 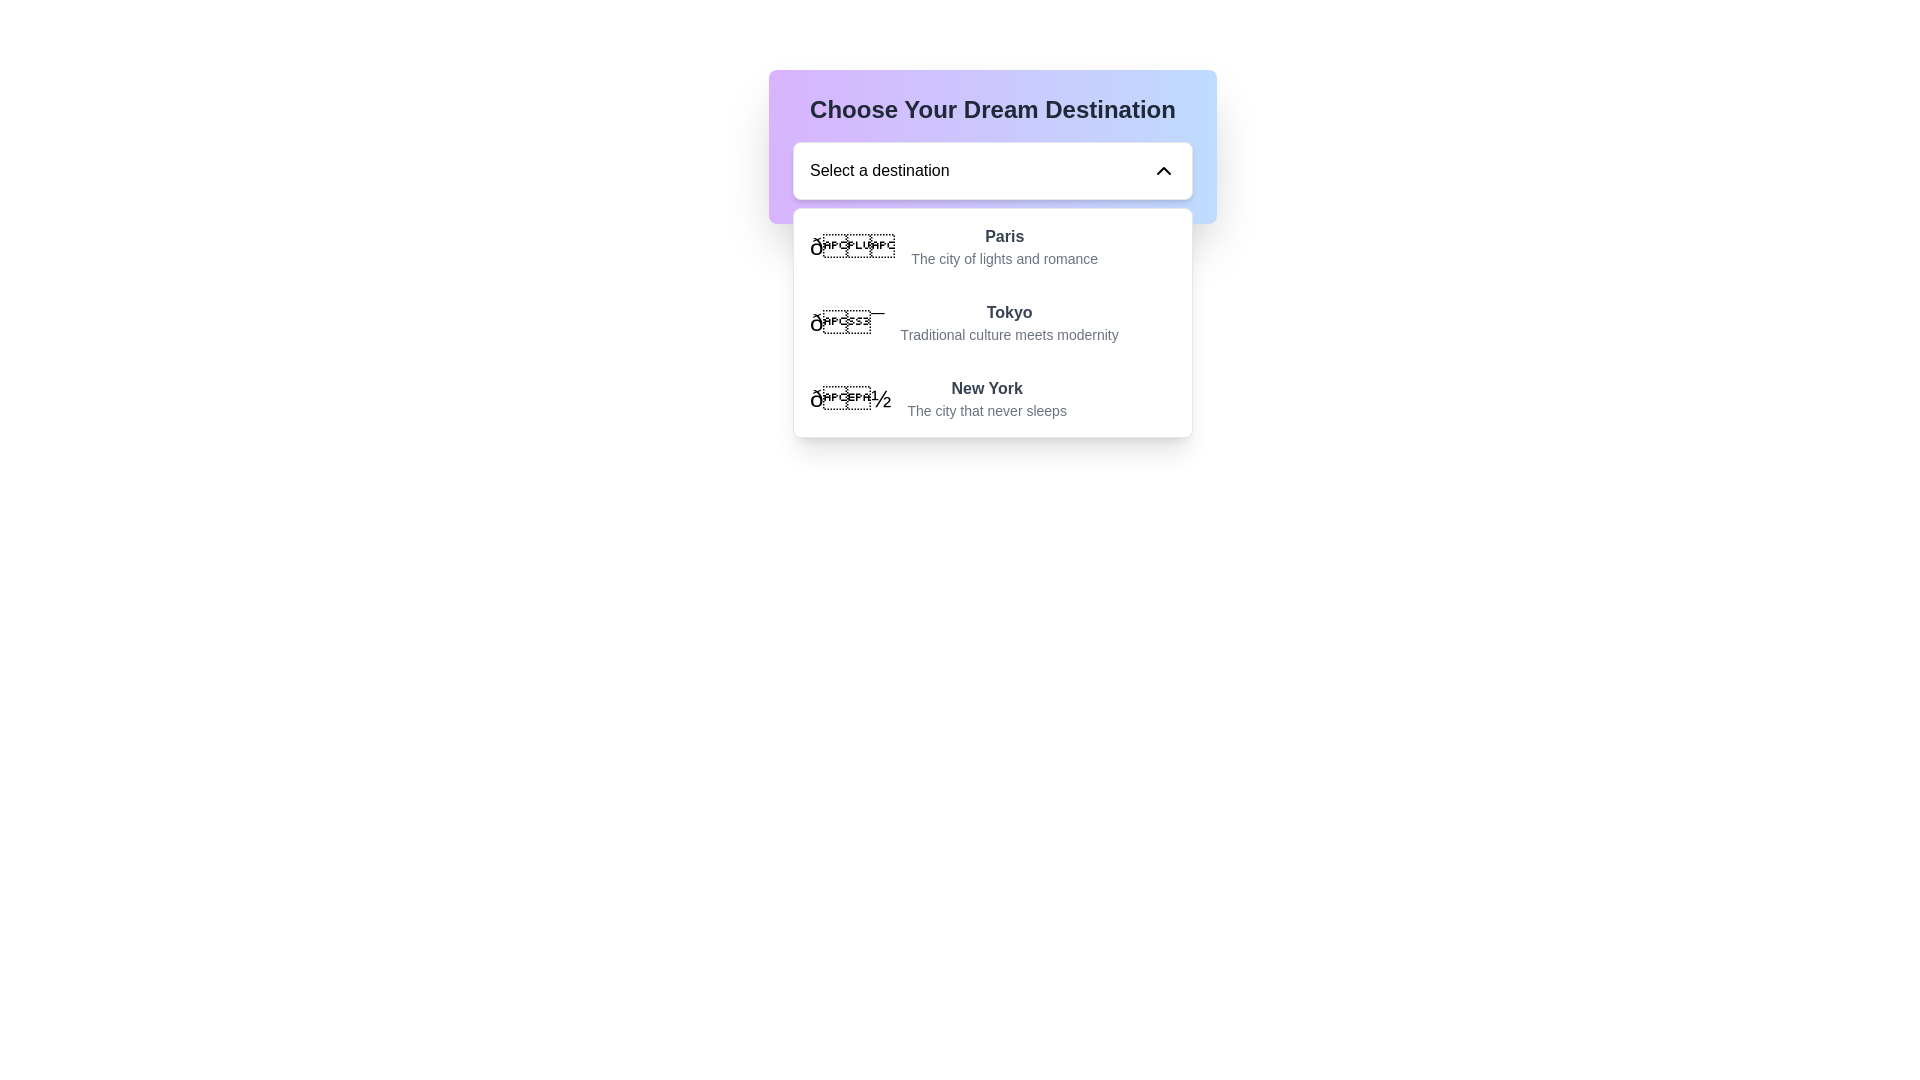 I want to click on to select the 'Tokyo' destination option in the dropdown menu, which is the middle item in a list of three options, so click(x=1009, y=322).